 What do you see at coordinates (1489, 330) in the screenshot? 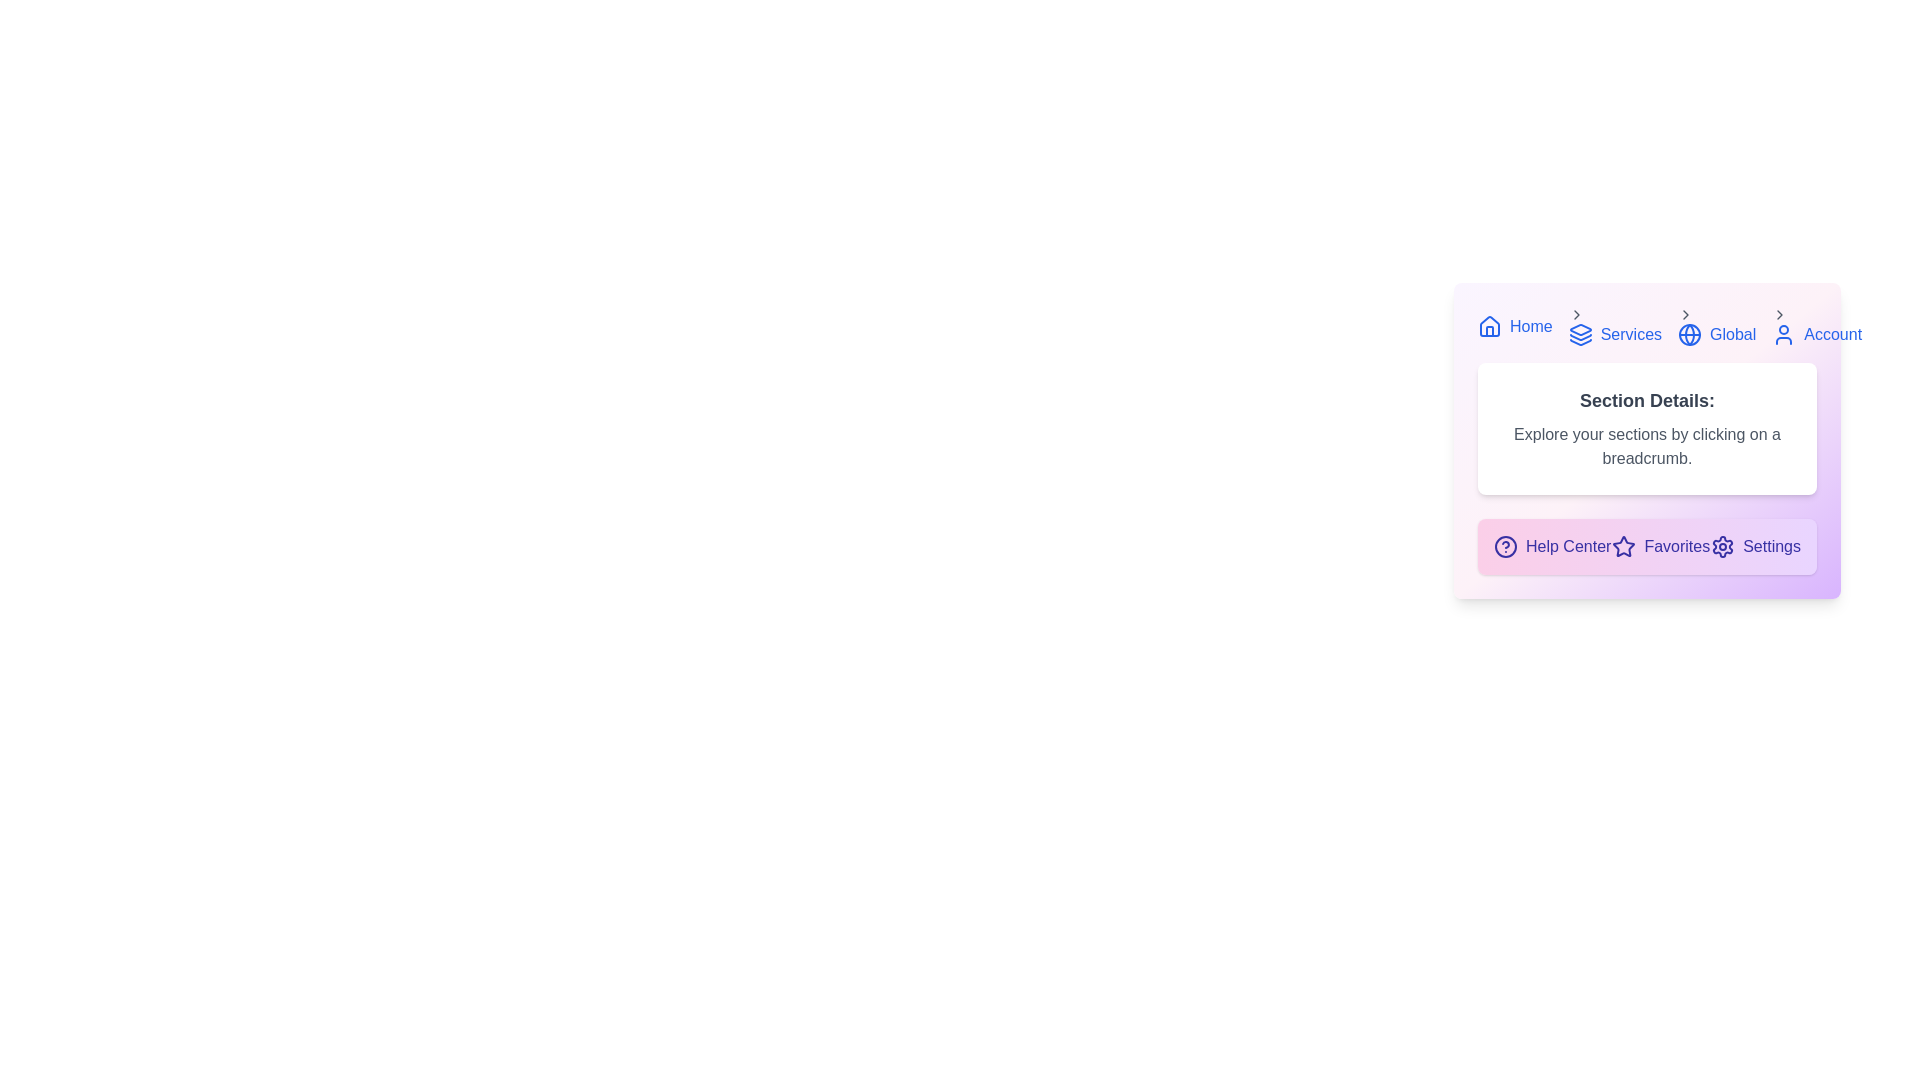
I see `the decorative door element of the house icon located at the bottom center of the house icon in the navigation bar` at bounding box center [1489, 330].